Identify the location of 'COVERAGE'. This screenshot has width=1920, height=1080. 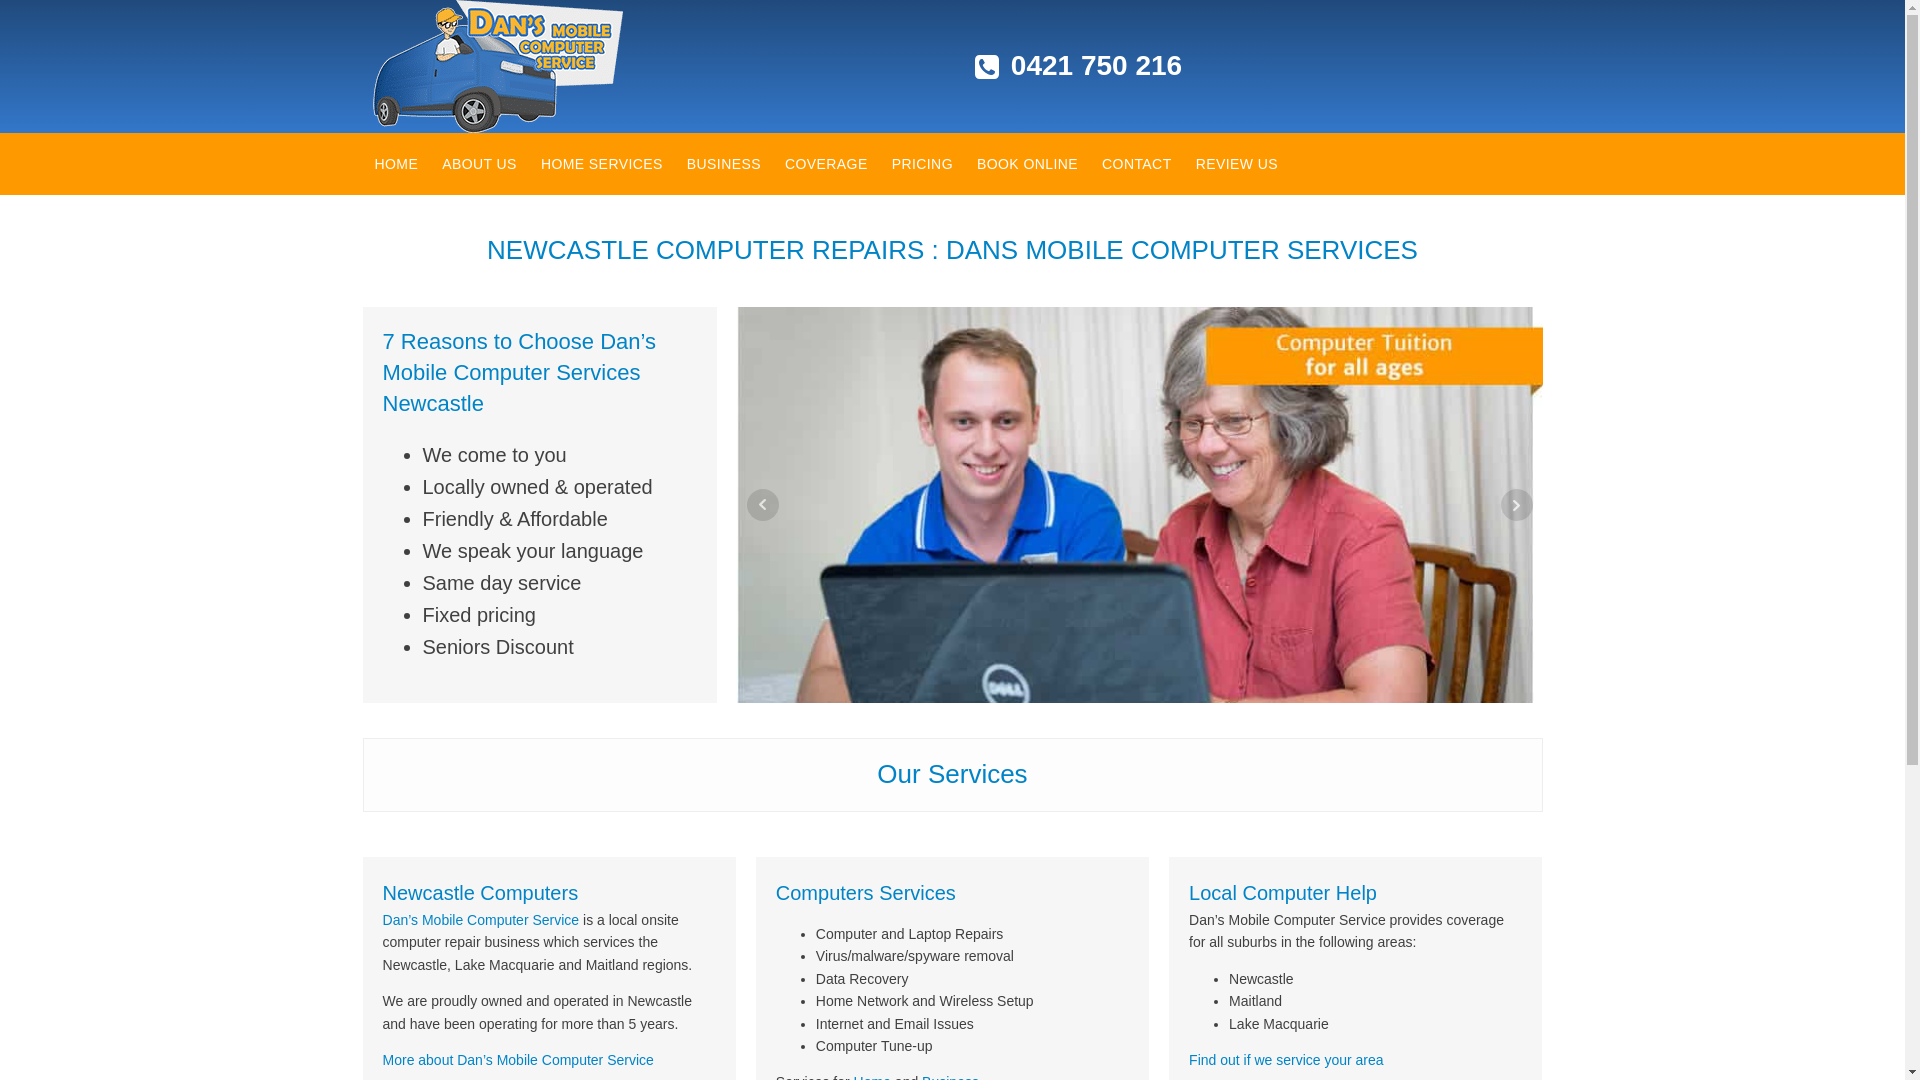
(826, 163).